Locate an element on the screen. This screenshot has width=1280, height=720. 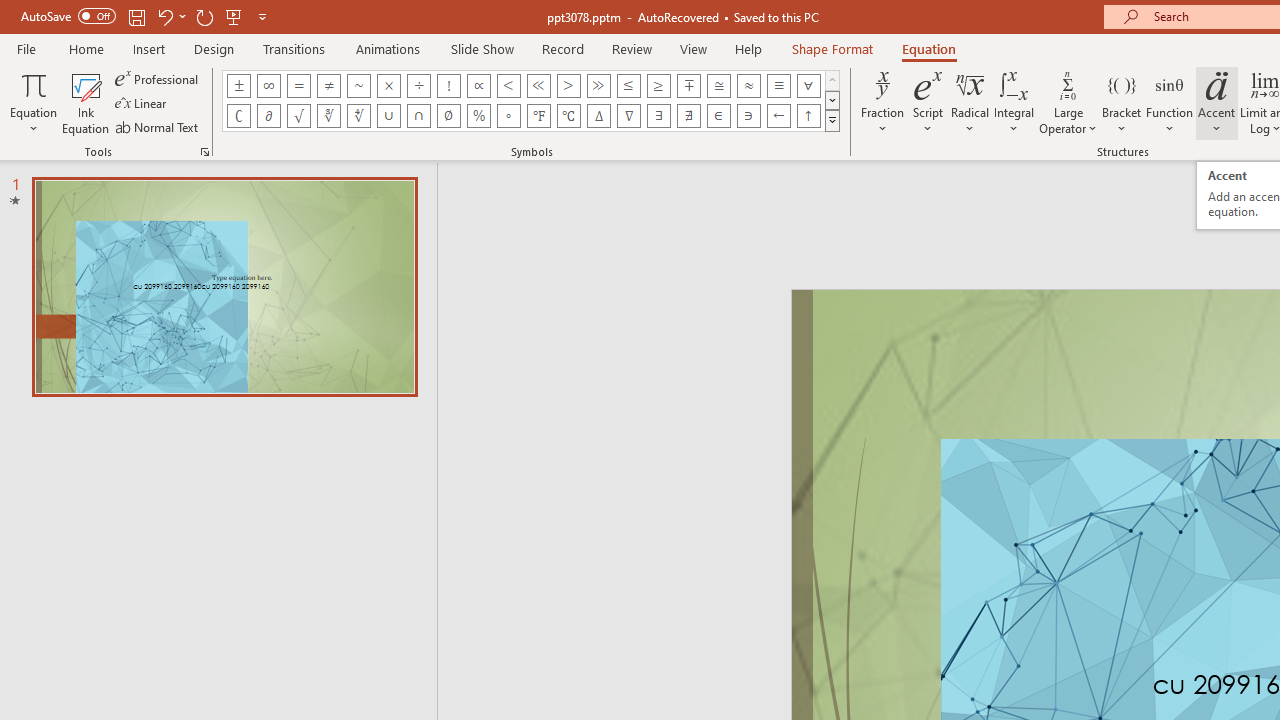
'Equation Symbol Degrees' is located at coordinates (508, 115).